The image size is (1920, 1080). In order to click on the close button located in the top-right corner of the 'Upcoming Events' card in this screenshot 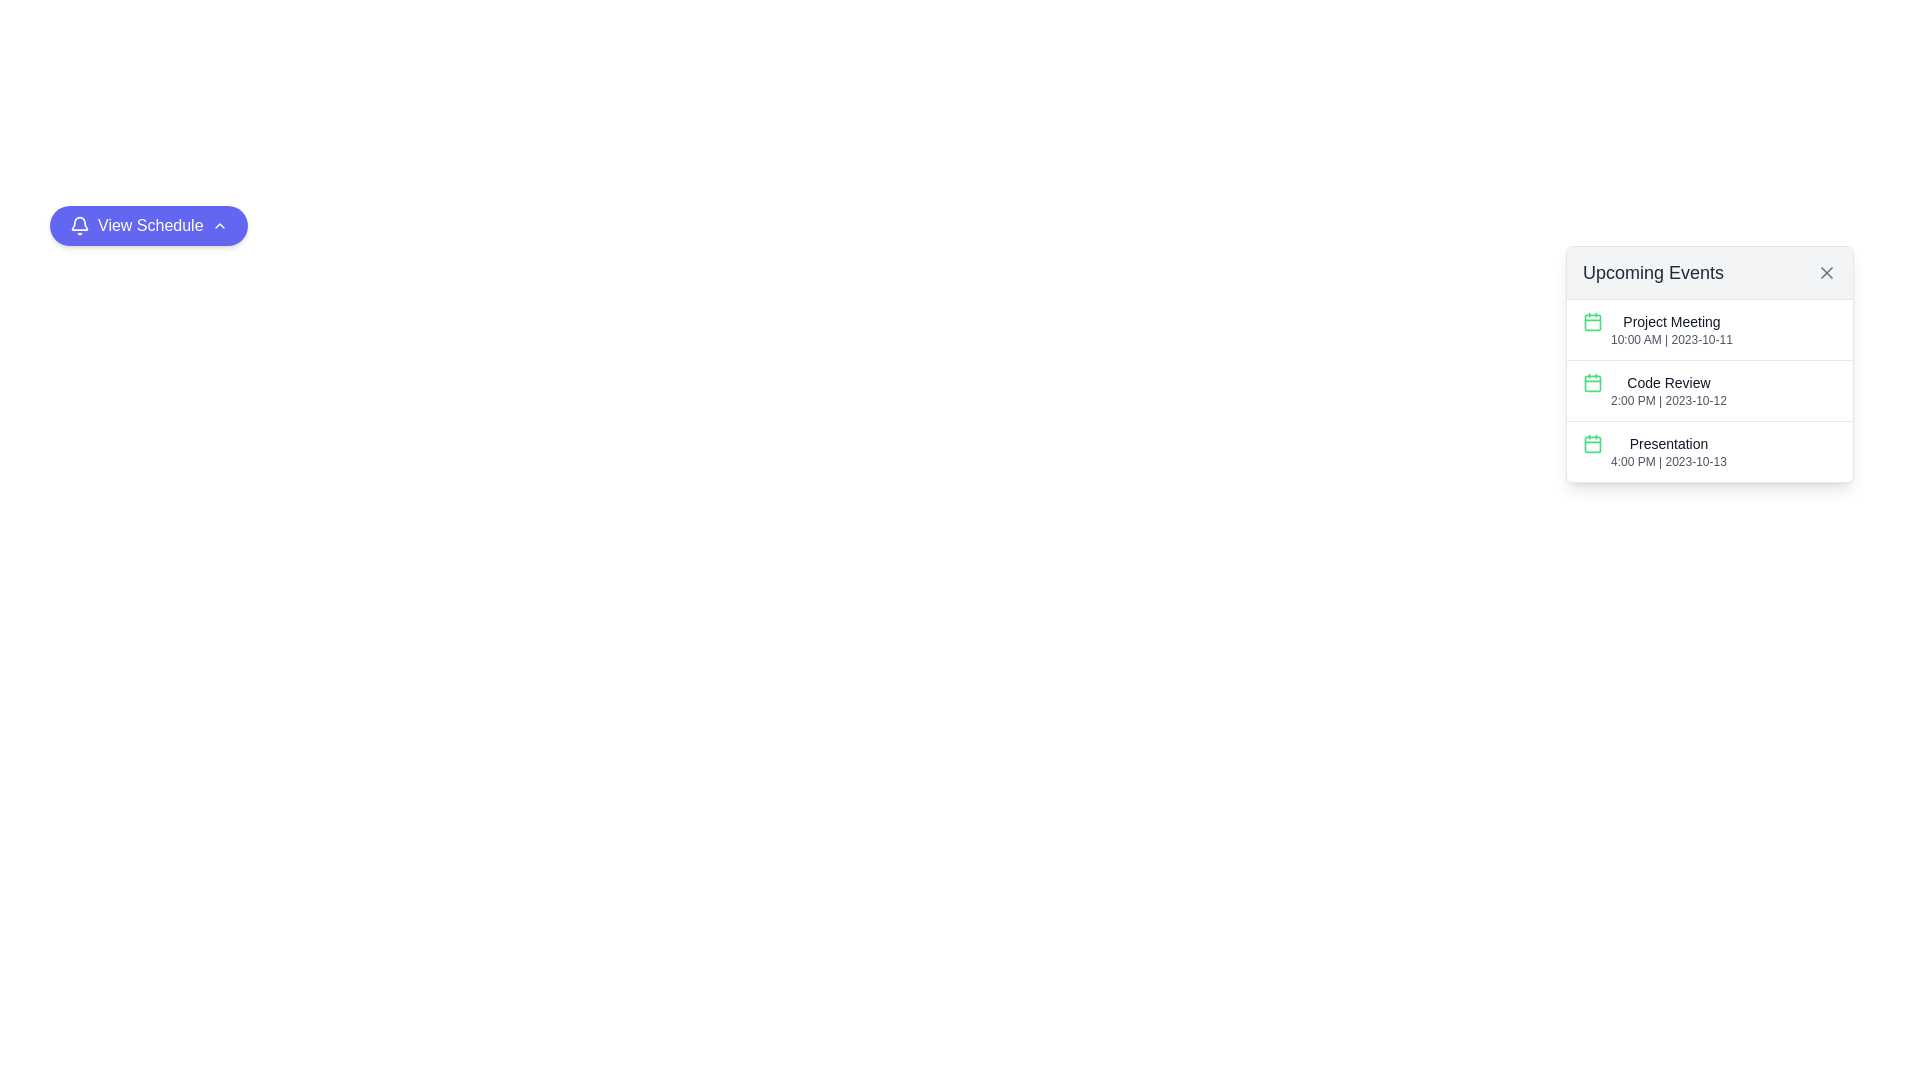, I will do `click(1827, 273)`.